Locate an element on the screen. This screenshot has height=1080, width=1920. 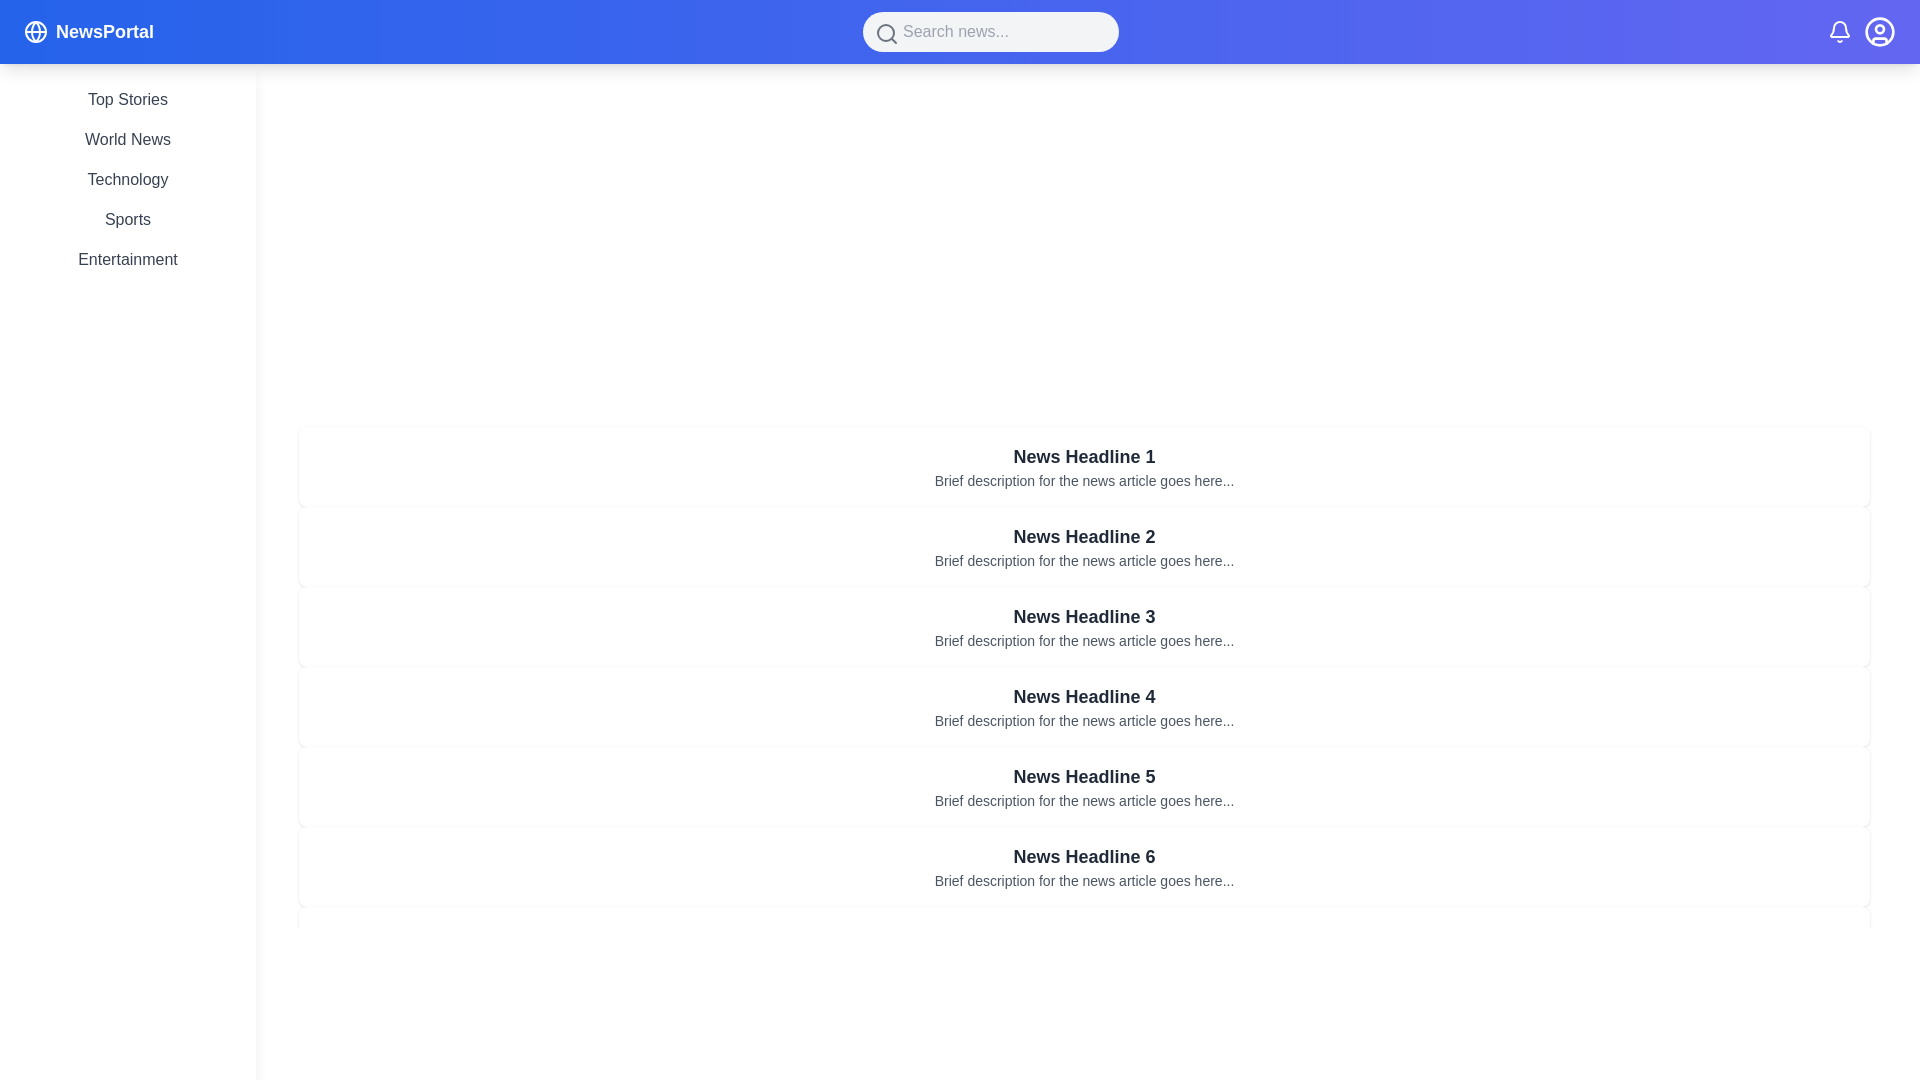
the text of the summary for the news article titled 'News Headline 4', which is located beneath its title in a list of news articles is located at coordinates (1083, 721).